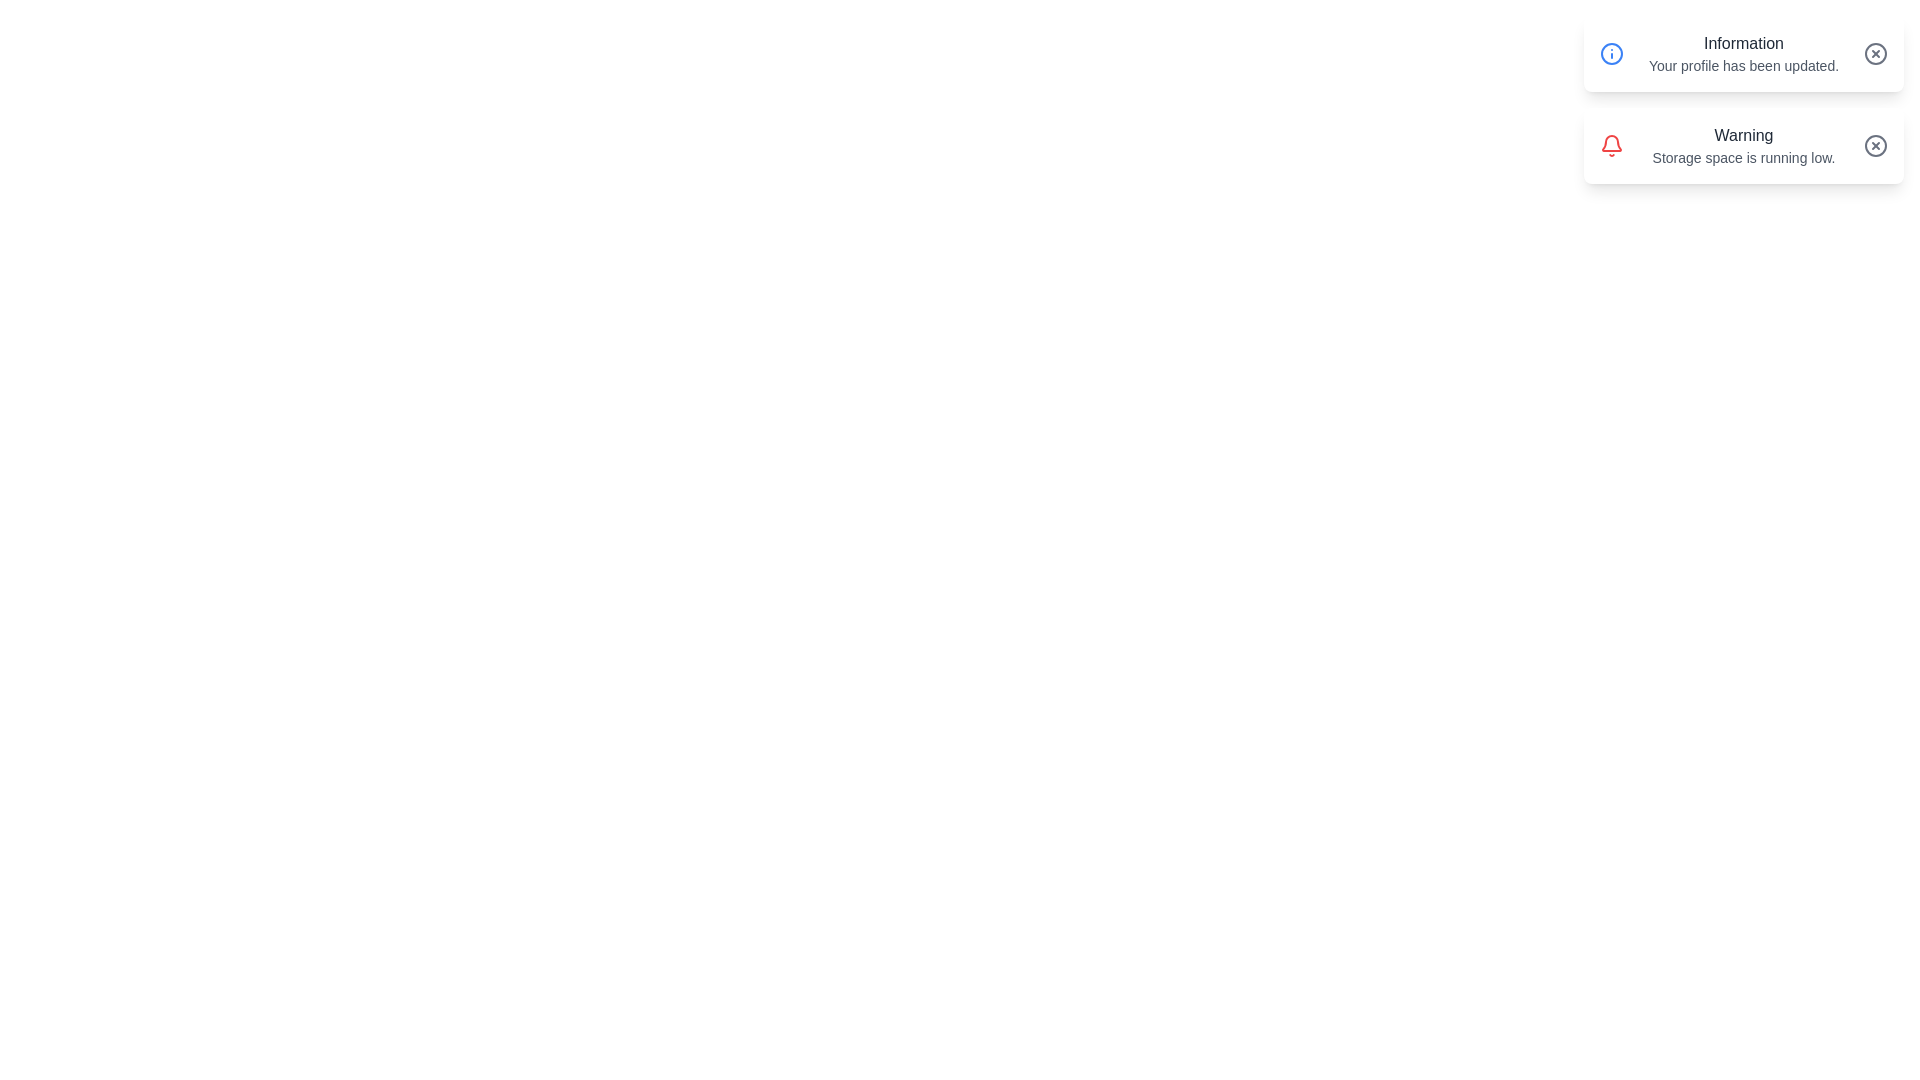 This screenshot has height=1080, width=1920. What do you see at coordinates (1742, 43) in the screenshot?
I see `the text label that represents the title or category for the notification box indicating 'Your profile has been updated.'` at bounding box center [1742, 43].